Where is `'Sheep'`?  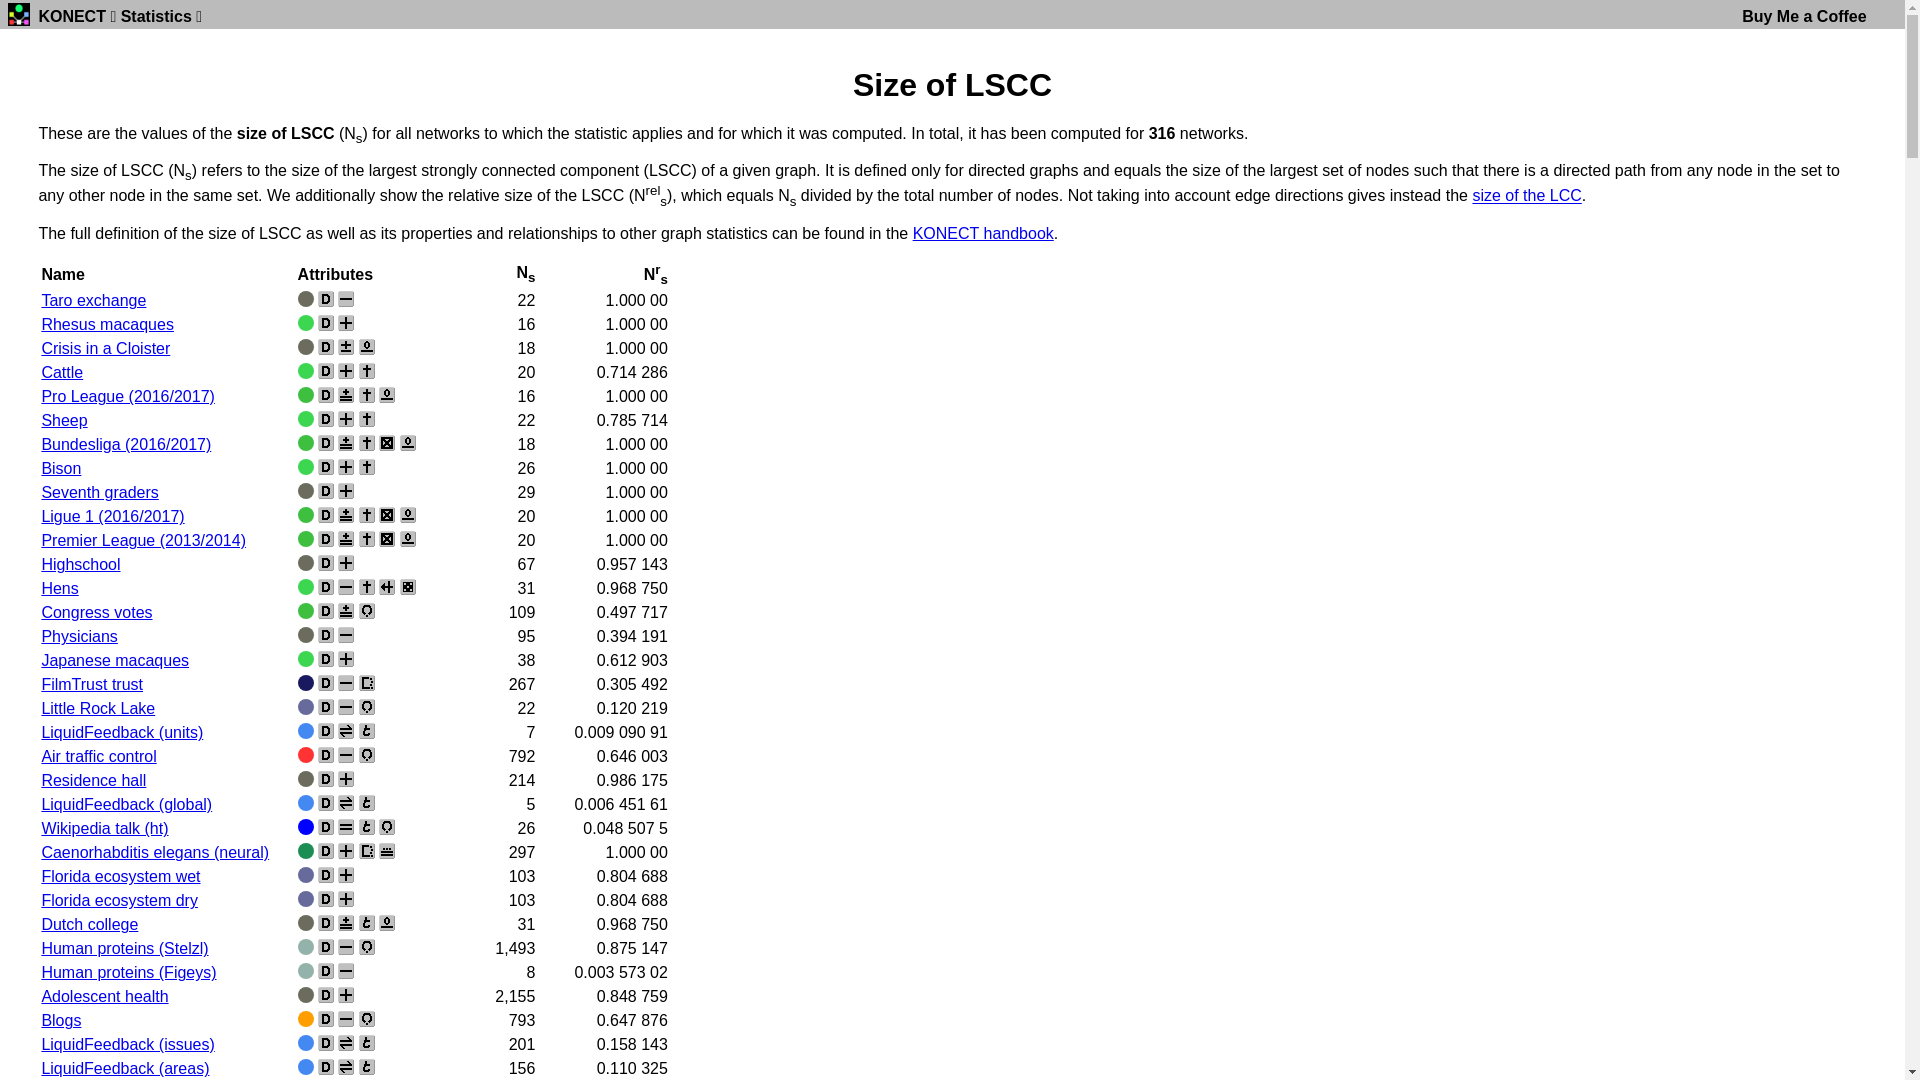 'Sheep' is located at coordinates (63, 419).